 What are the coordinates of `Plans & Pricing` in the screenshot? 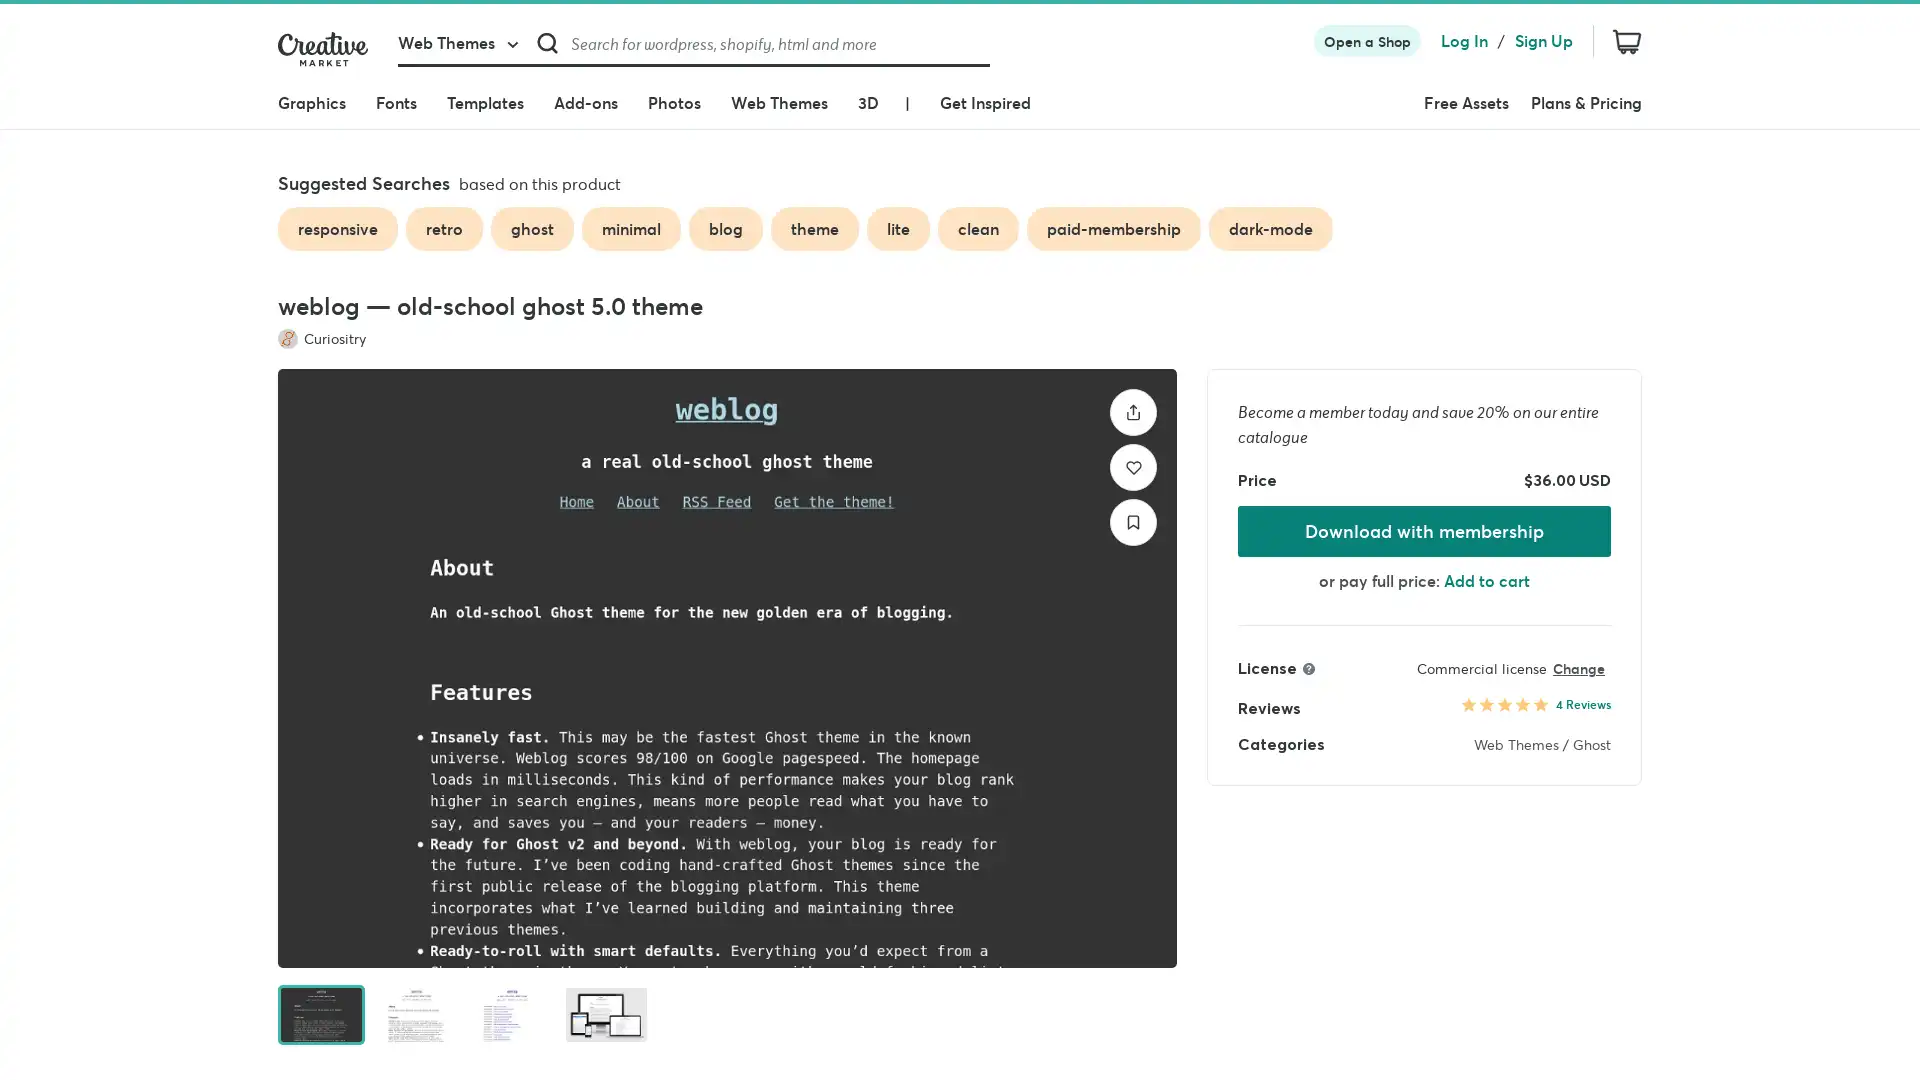 It's located at (1585, 103).